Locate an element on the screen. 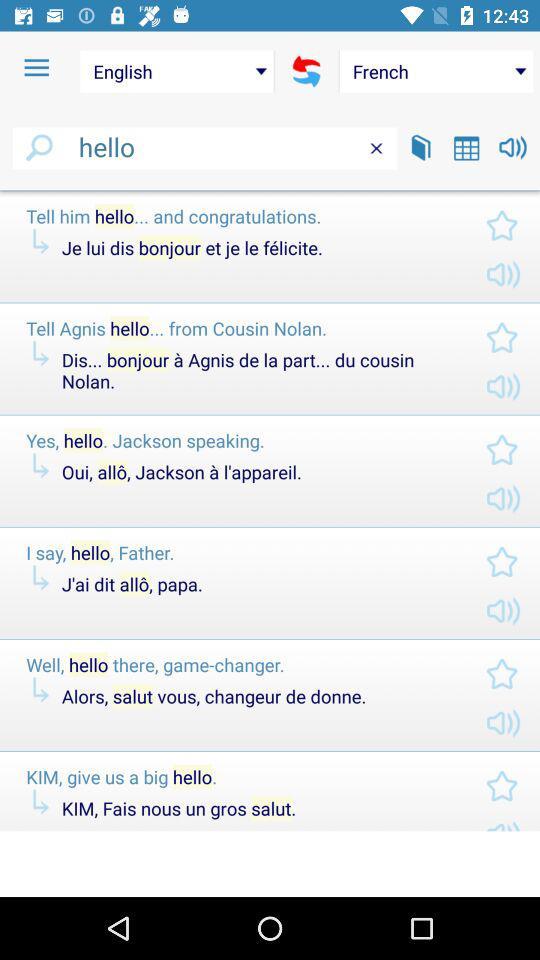  the icon below yes hello jackson item is located at coordinates (257, 472).